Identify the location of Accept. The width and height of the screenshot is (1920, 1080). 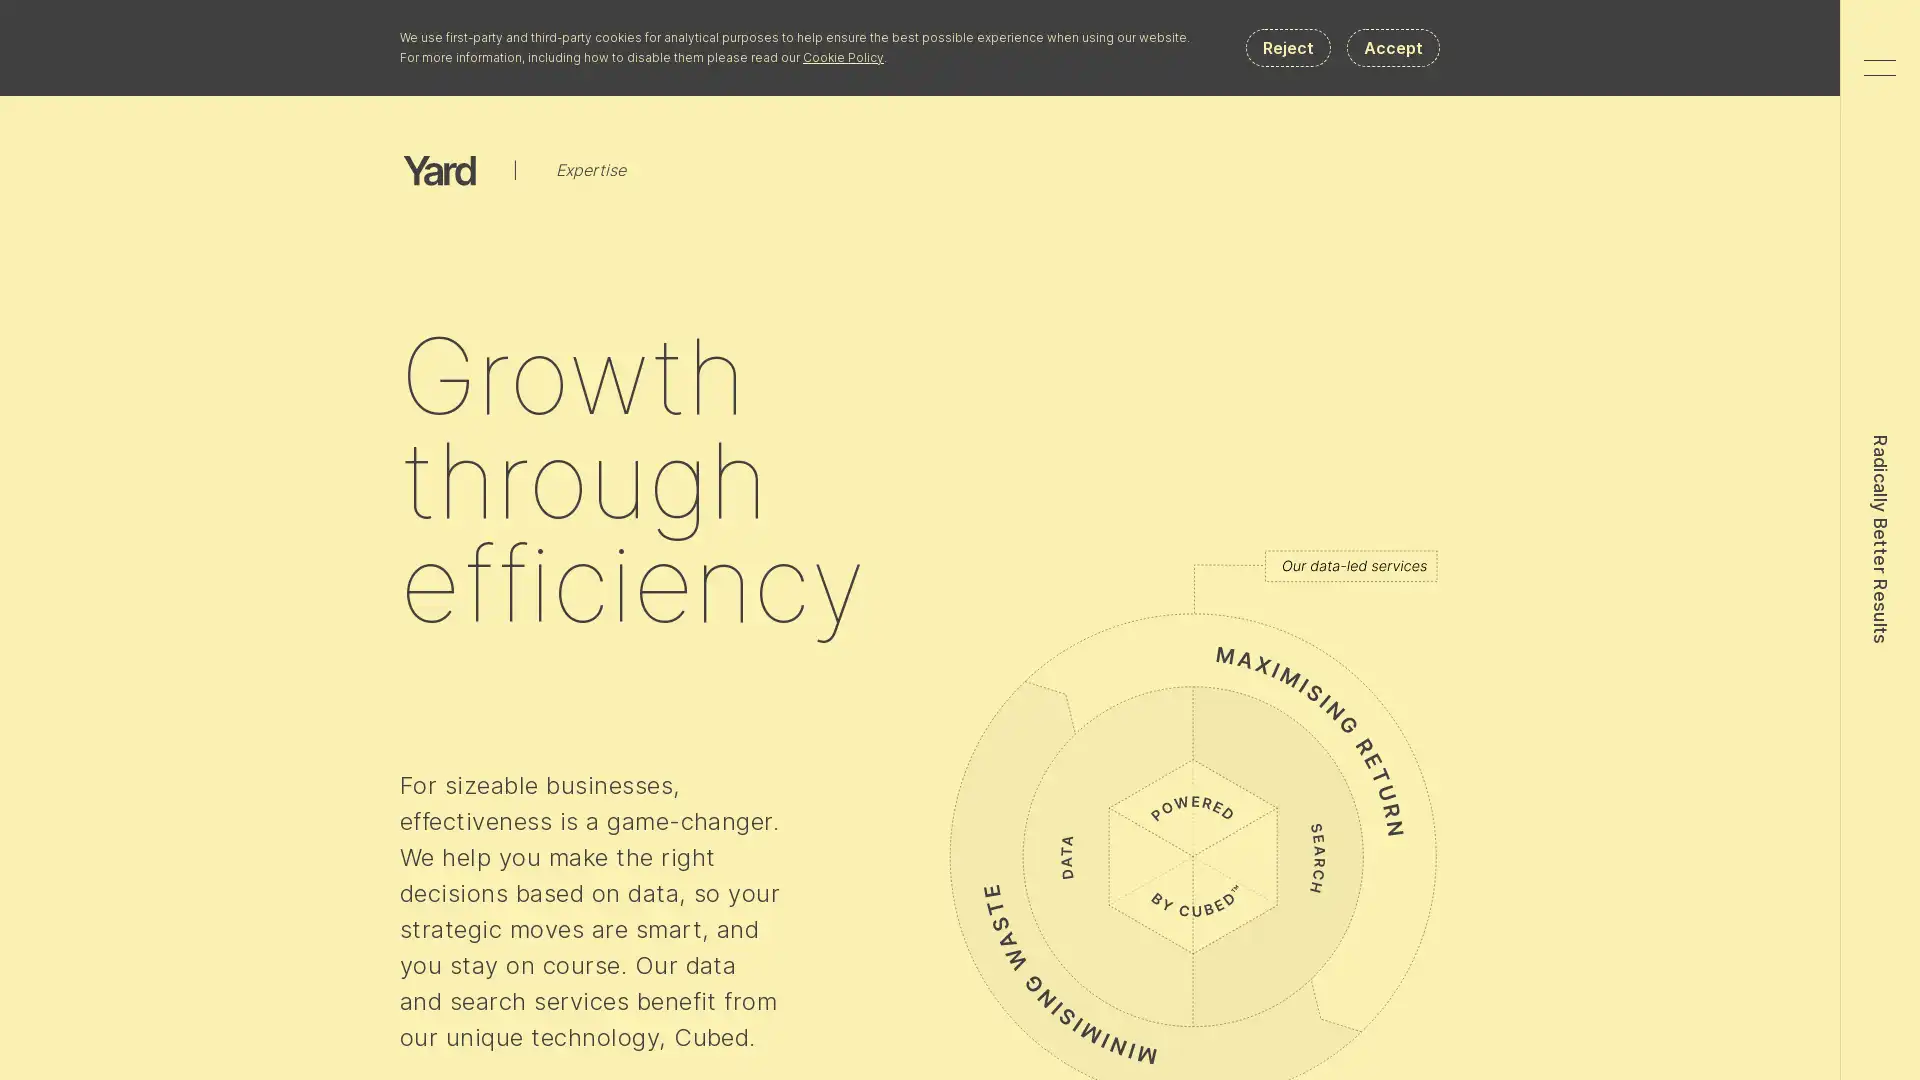
(1392, 46).